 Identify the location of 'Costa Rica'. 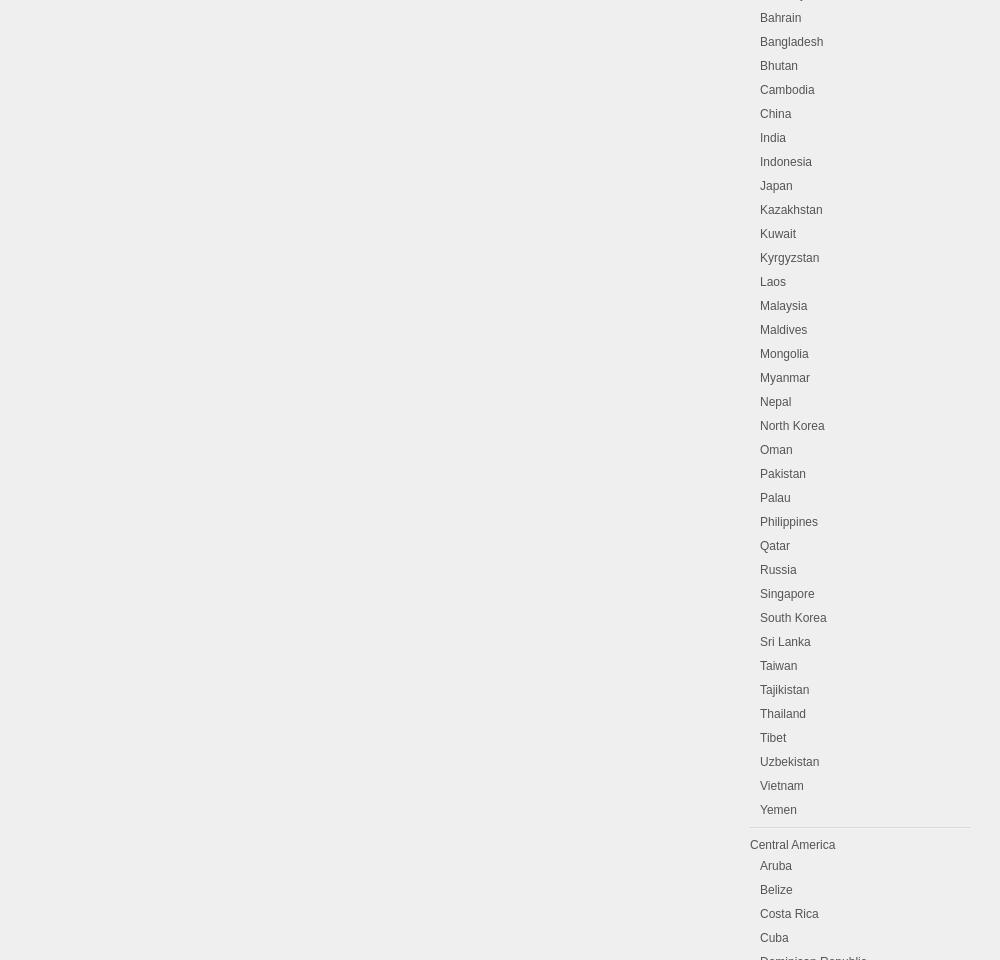
(789, 914).